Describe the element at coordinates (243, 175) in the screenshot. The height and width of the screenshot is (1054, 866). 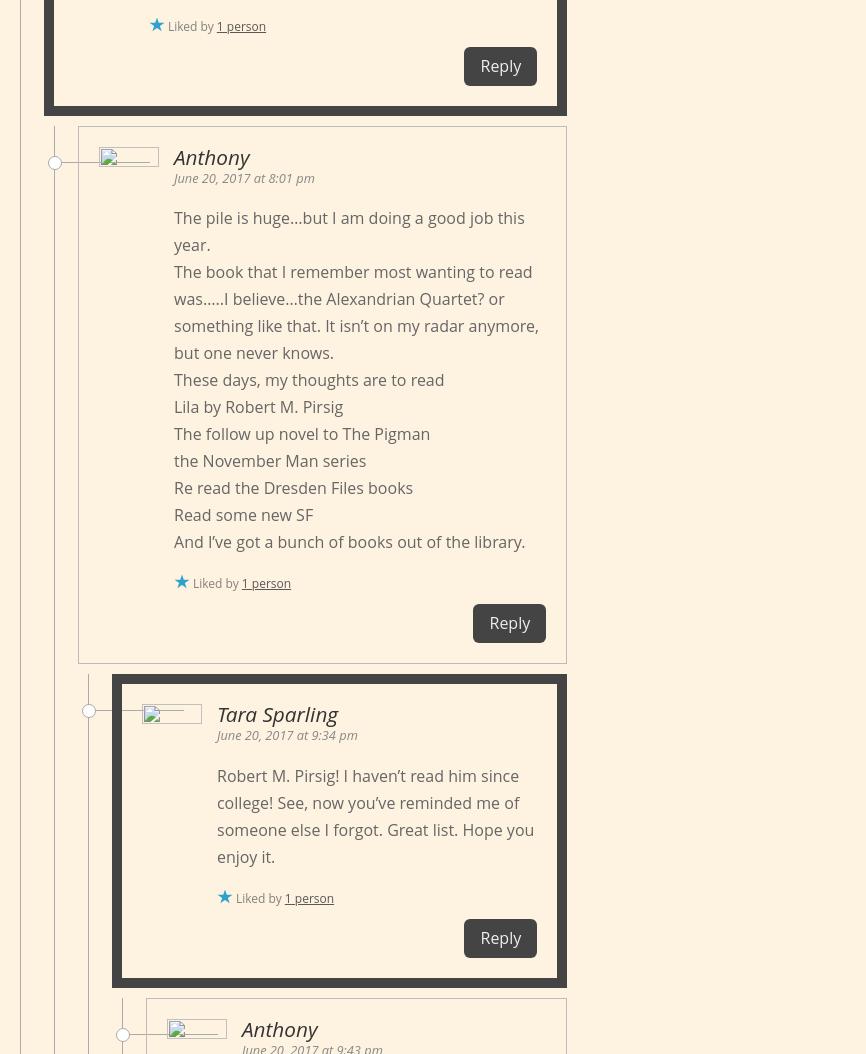
I see `'June 20, 2017 at 8:01 pm'` at that location.